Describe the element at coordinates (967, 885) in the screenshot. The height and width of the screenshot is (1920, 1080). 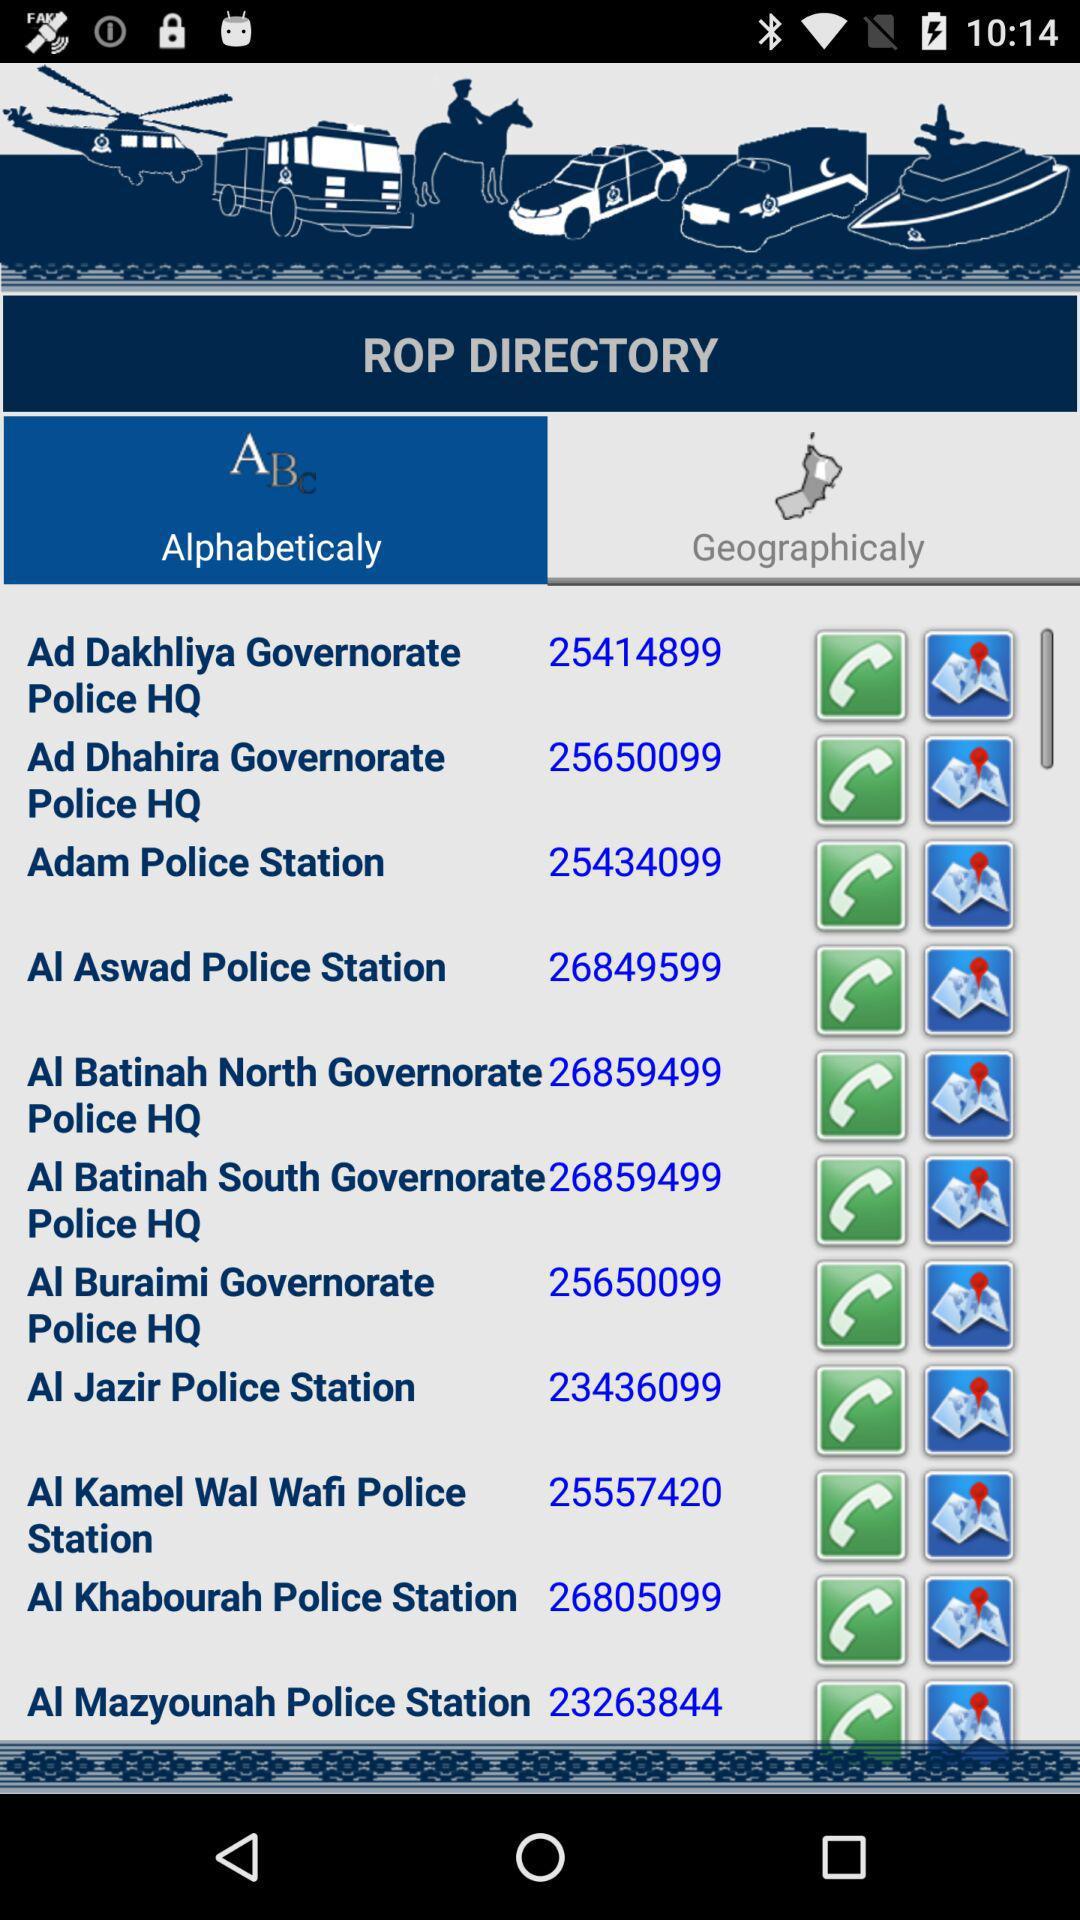
I see `show location on map` at that location.